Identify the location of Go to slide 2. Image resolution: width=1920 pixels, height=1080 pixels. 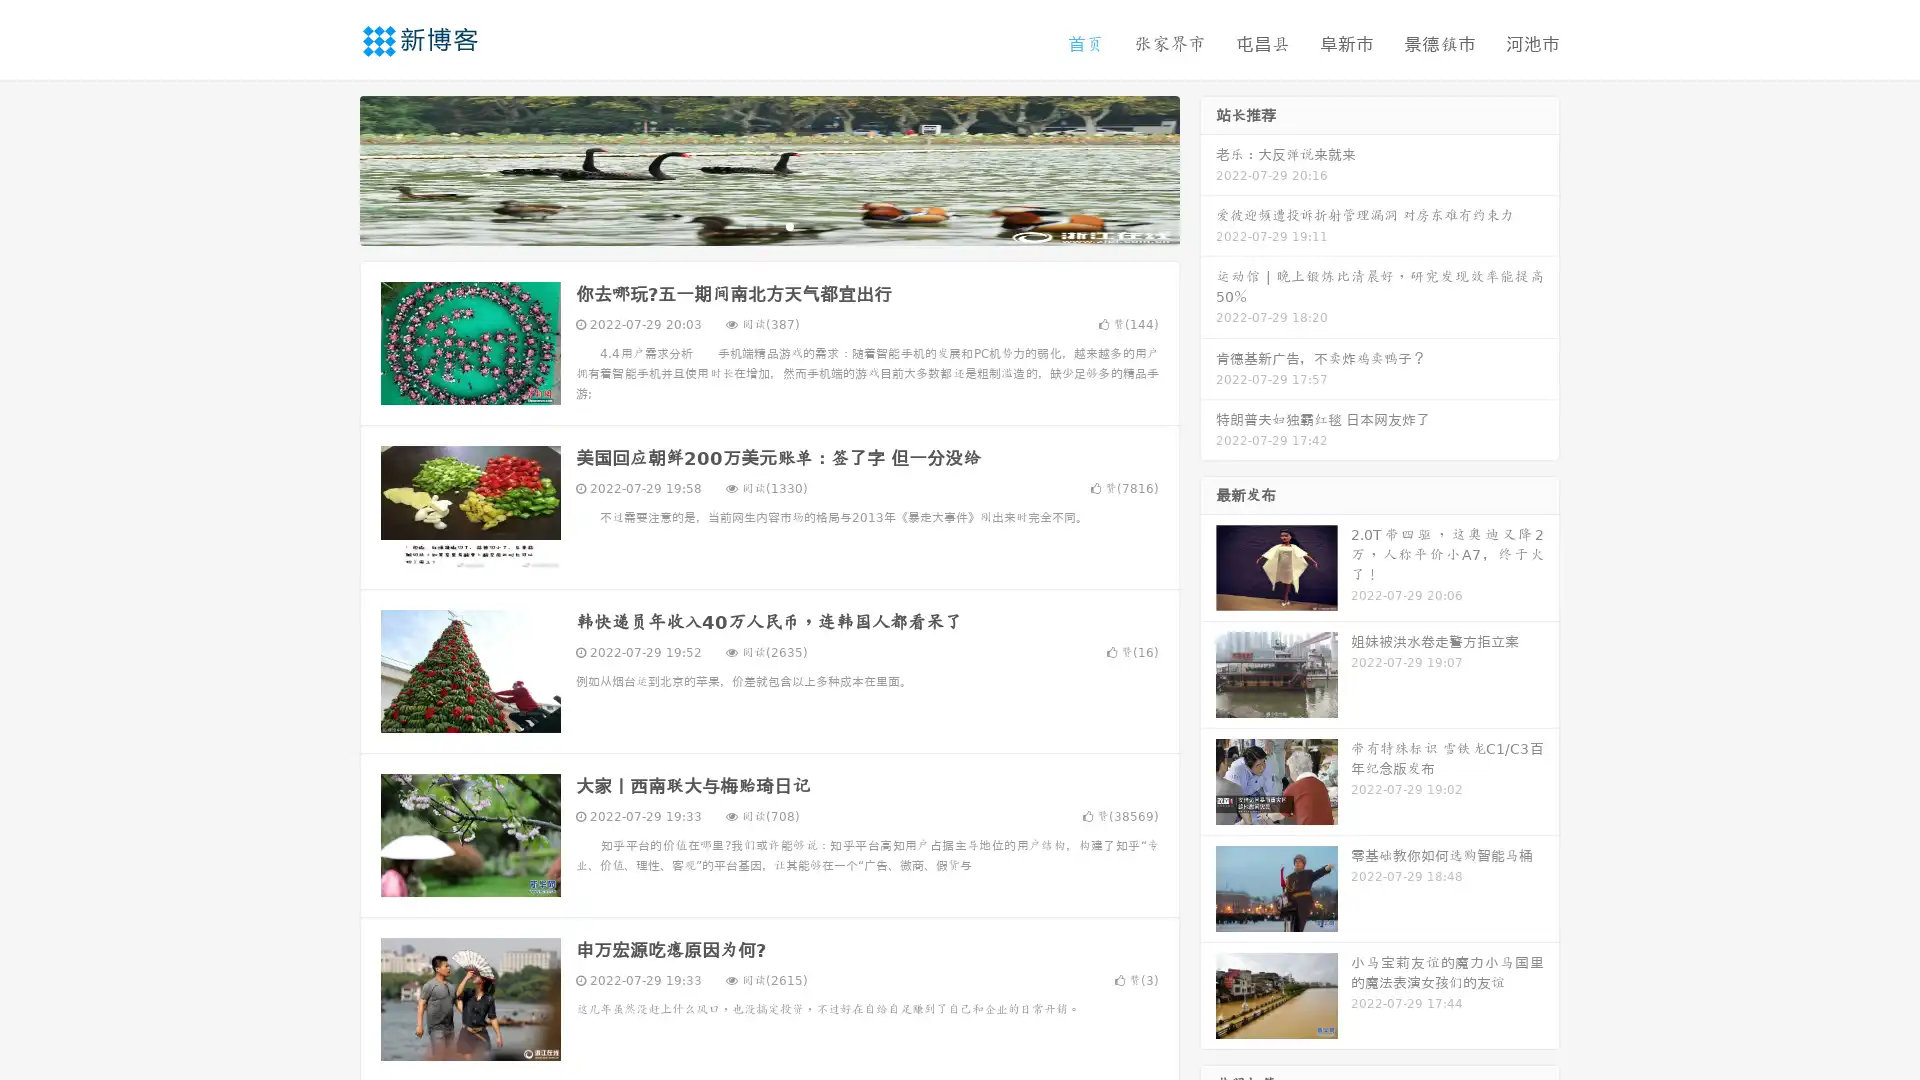
(768, 225).